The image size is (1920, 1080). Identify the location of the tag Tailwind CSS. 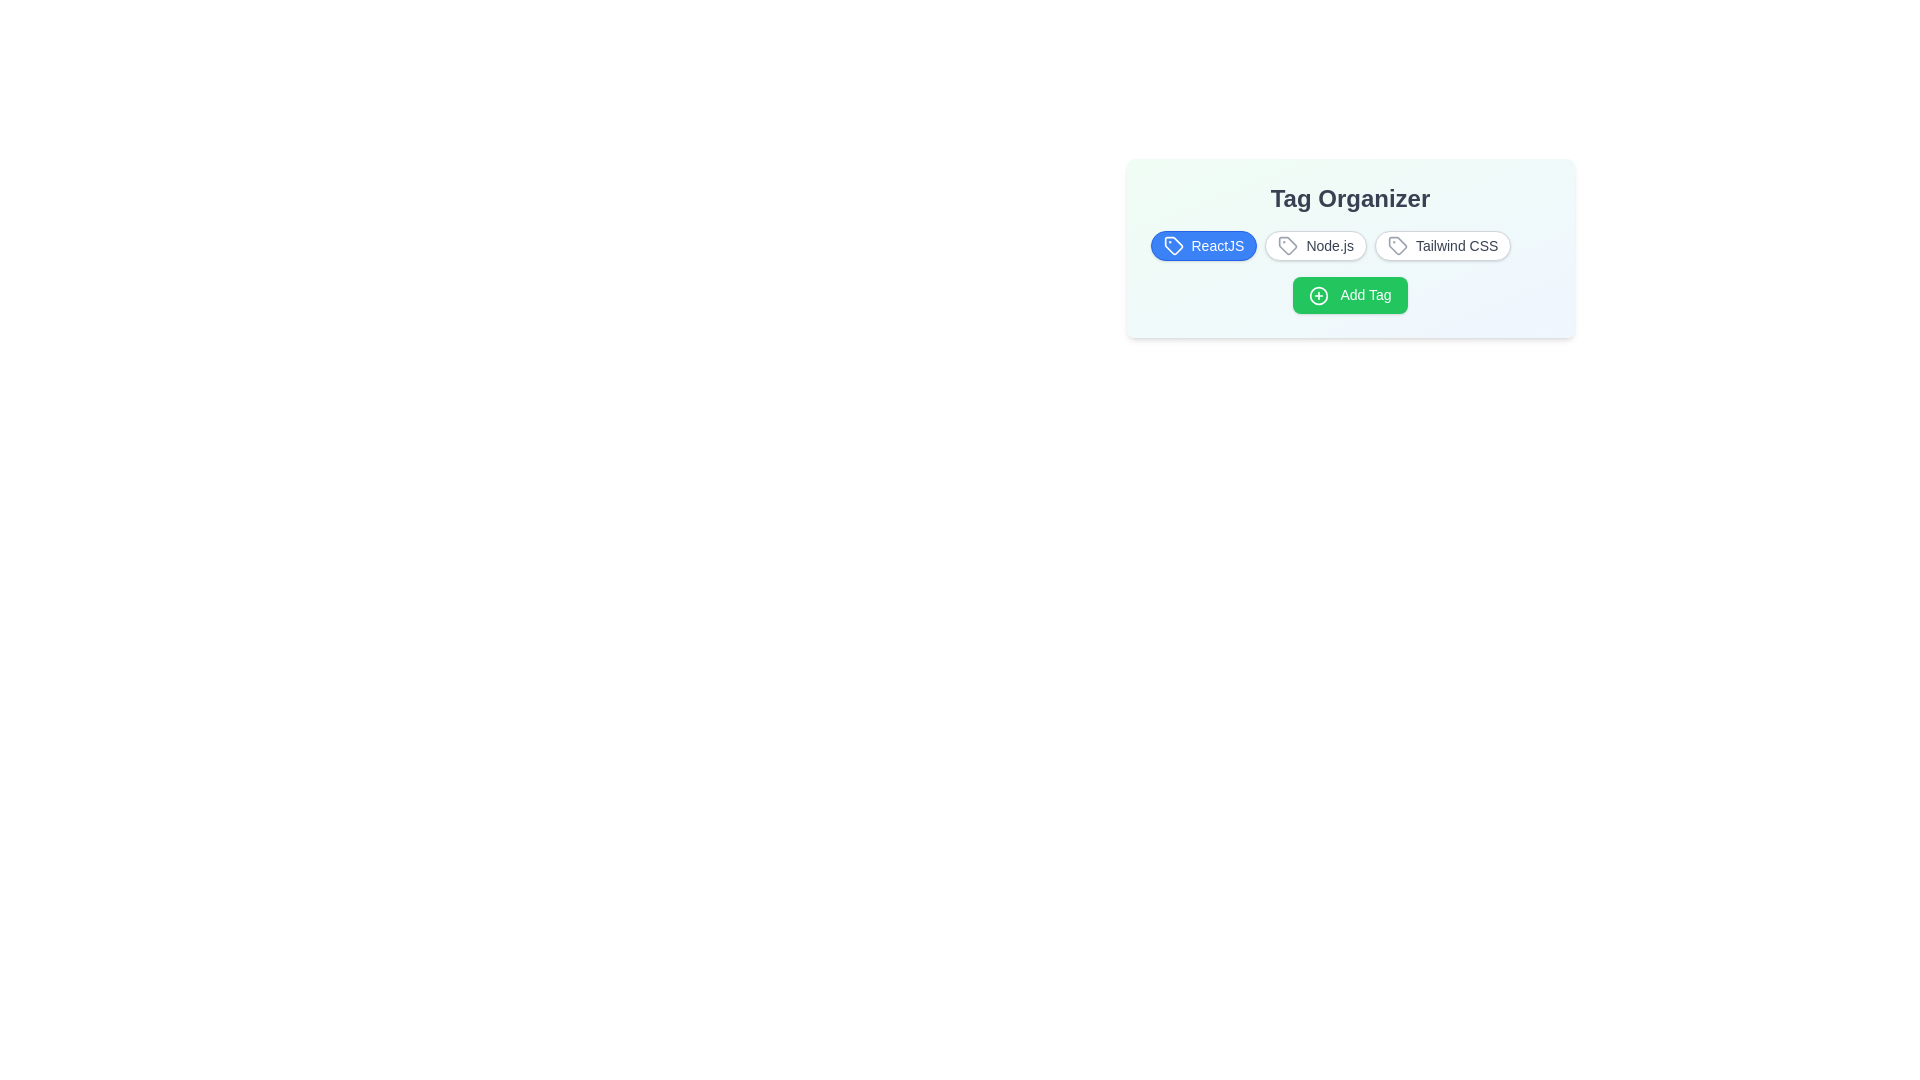
(1443, 245).